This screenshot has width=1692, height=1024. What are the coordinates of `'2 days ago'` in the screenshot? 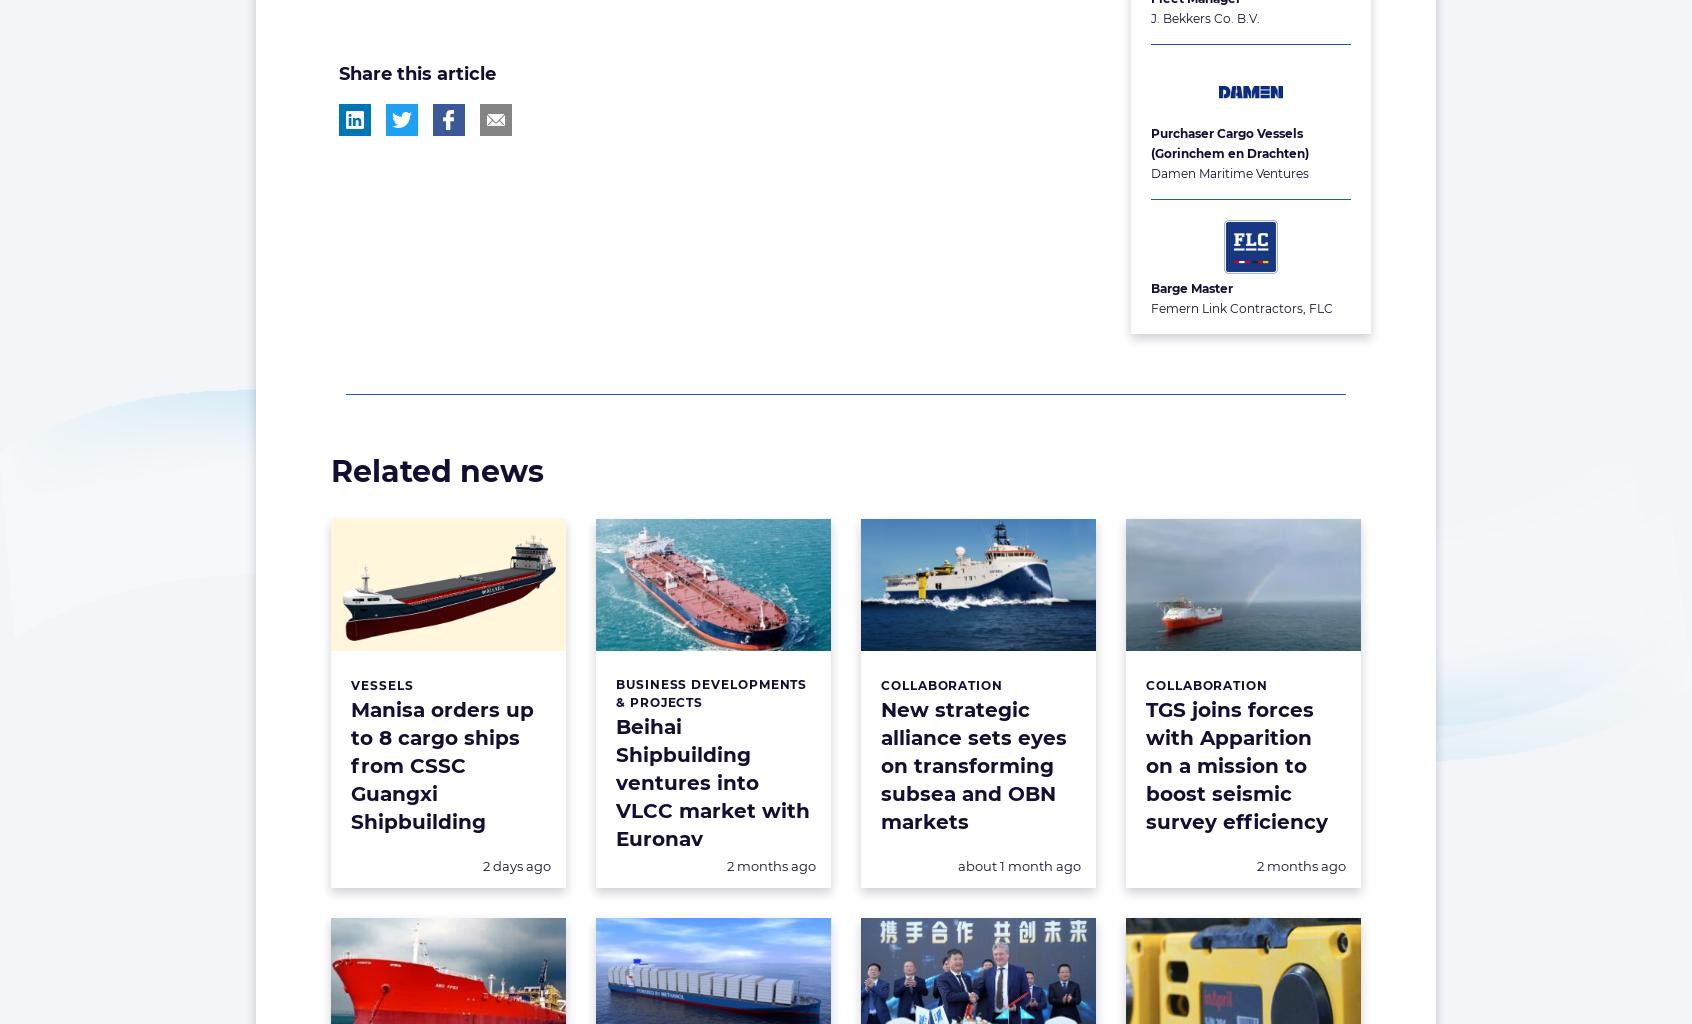 It's located at (517, 865).